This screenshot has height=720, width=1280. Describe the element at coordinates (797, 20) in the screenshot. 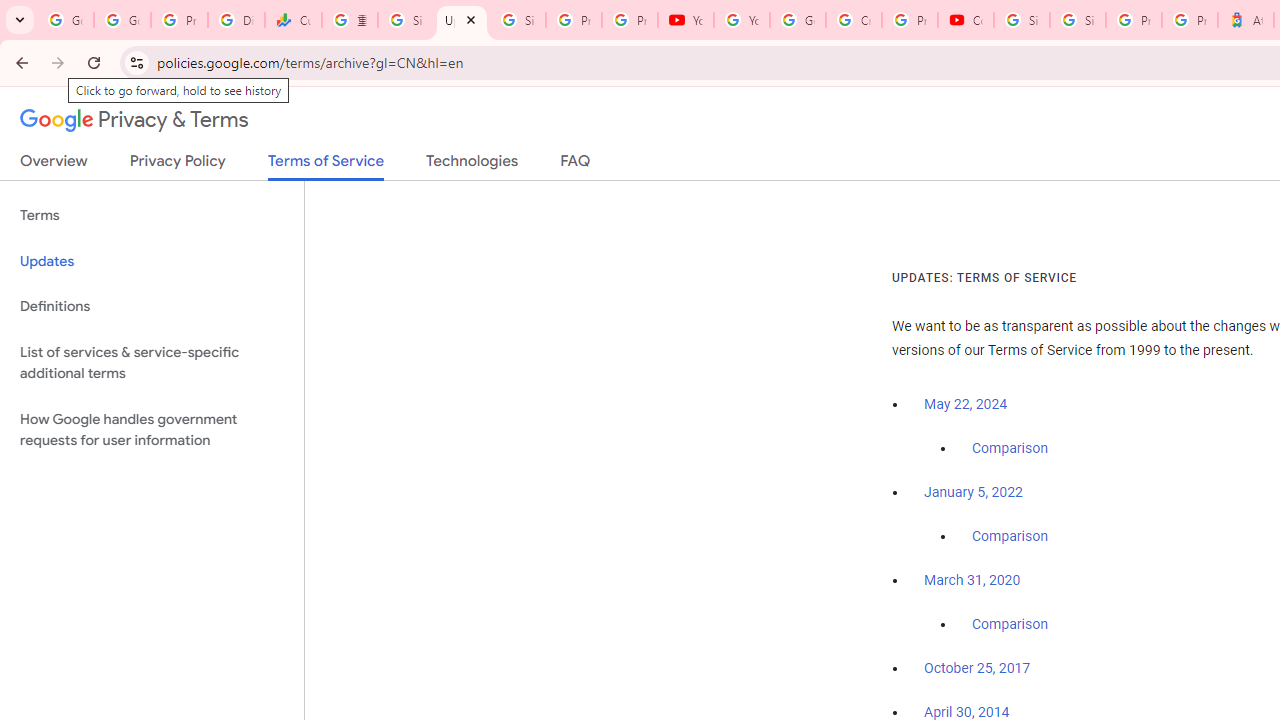

I see `'Google Account Help'` at that location.